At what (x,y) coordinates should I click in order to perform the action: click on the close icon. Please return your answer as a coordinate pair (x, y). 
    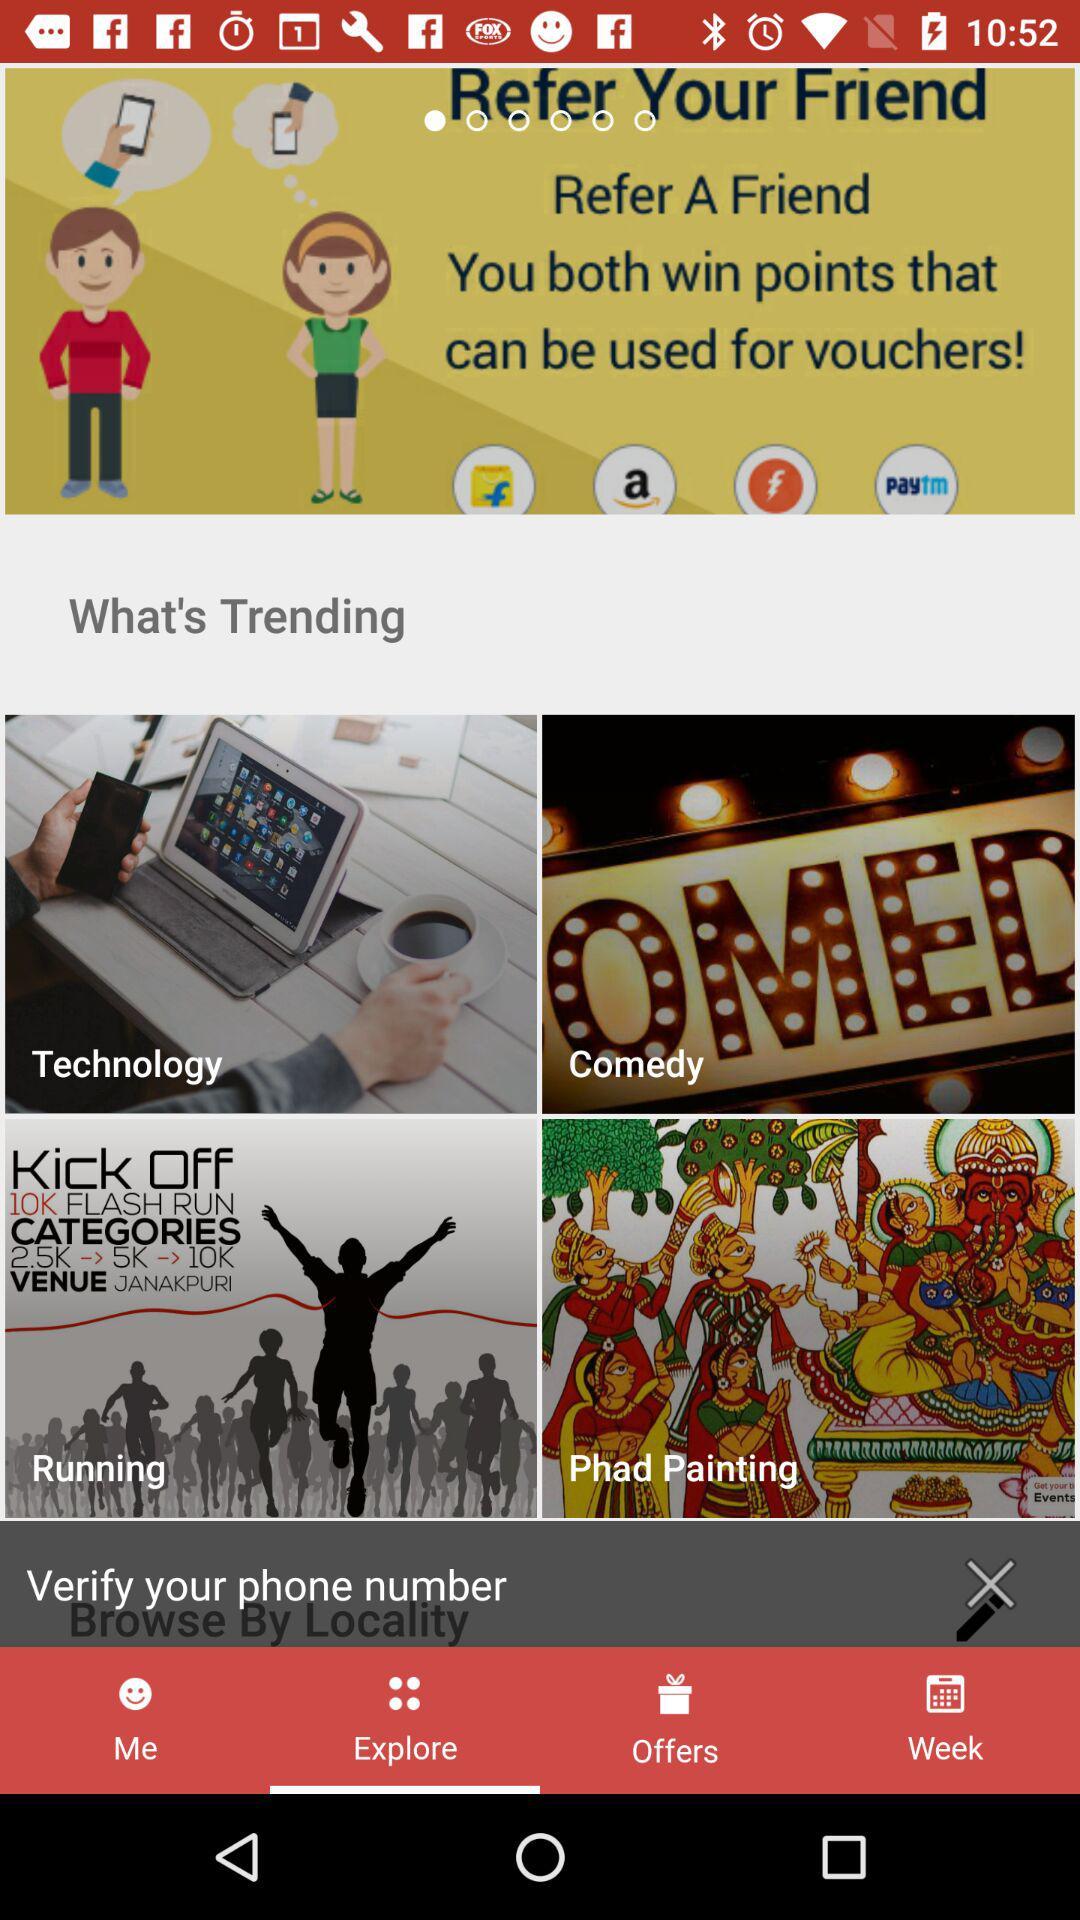
    Looking at the image, I should click on (990, 1583).